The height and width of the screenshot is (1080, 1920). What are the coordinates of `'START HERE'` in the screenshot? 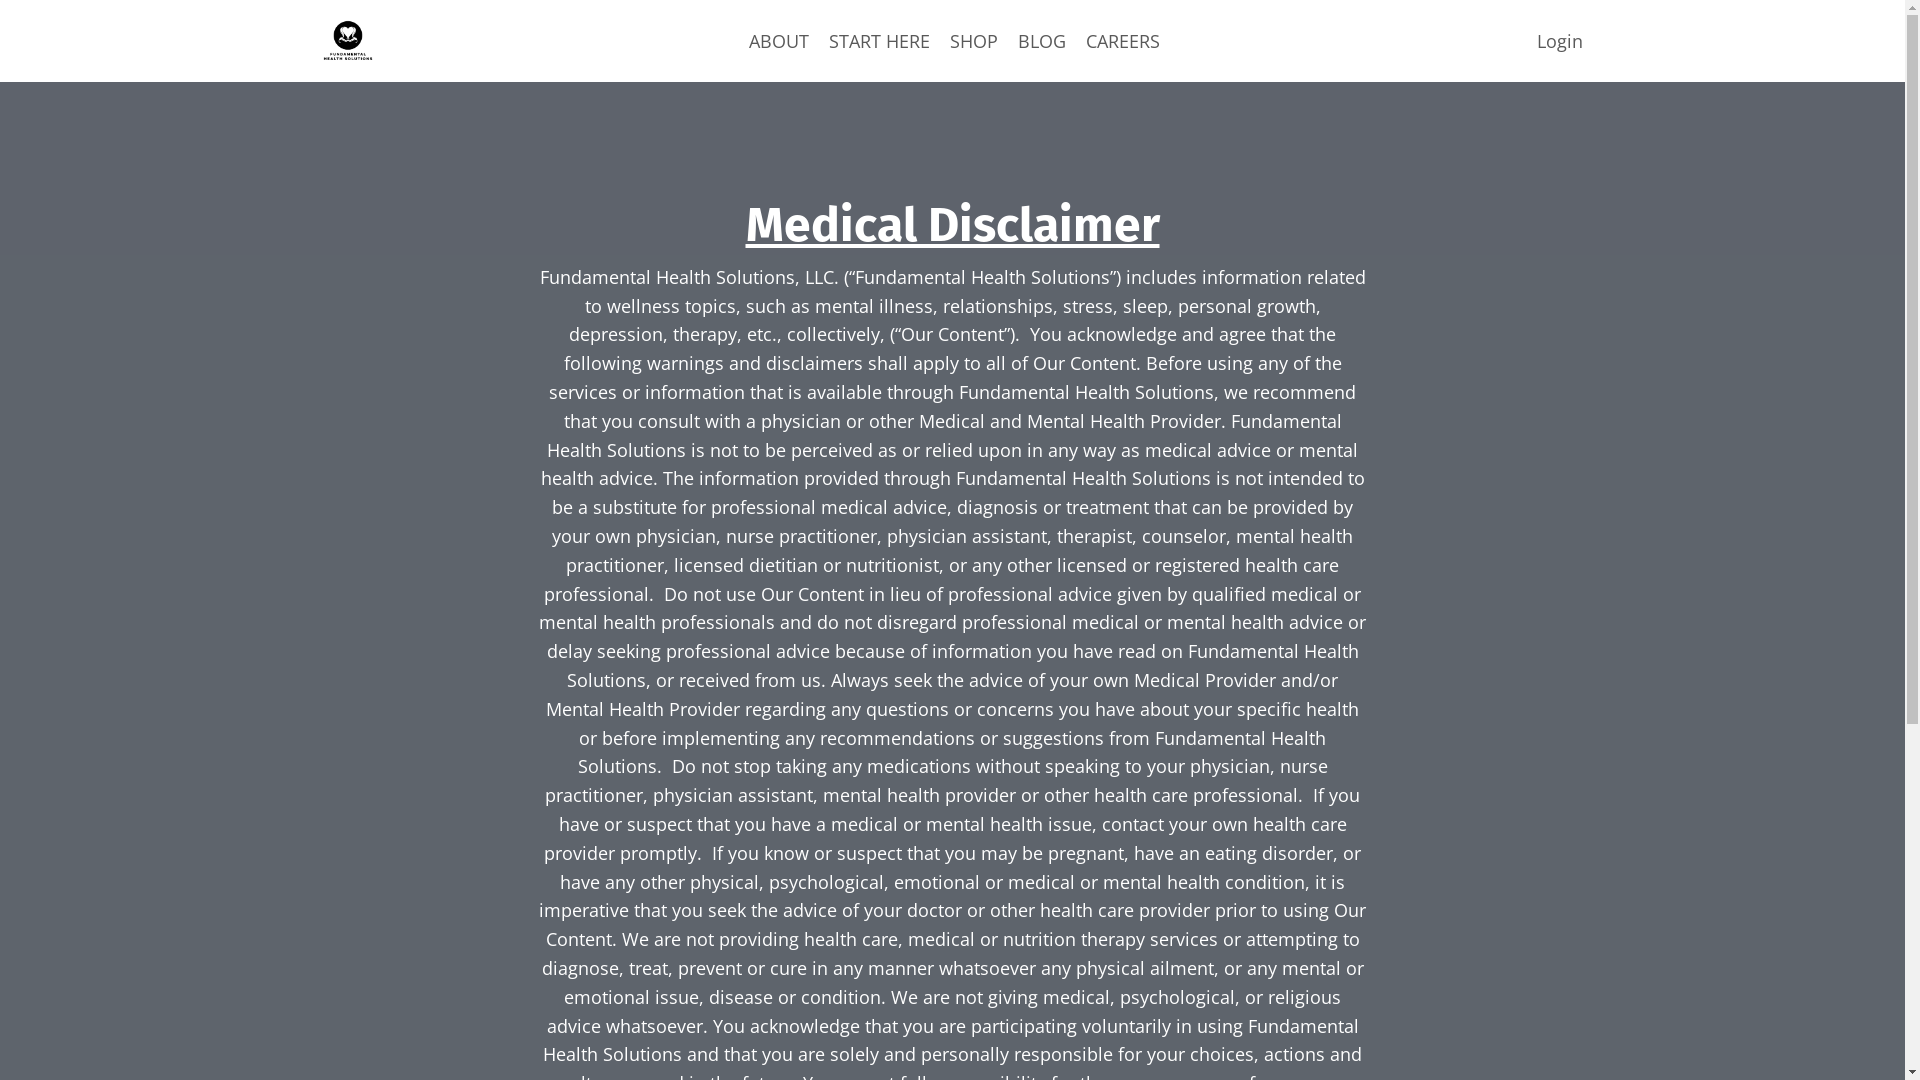 It's located at (829, 41).